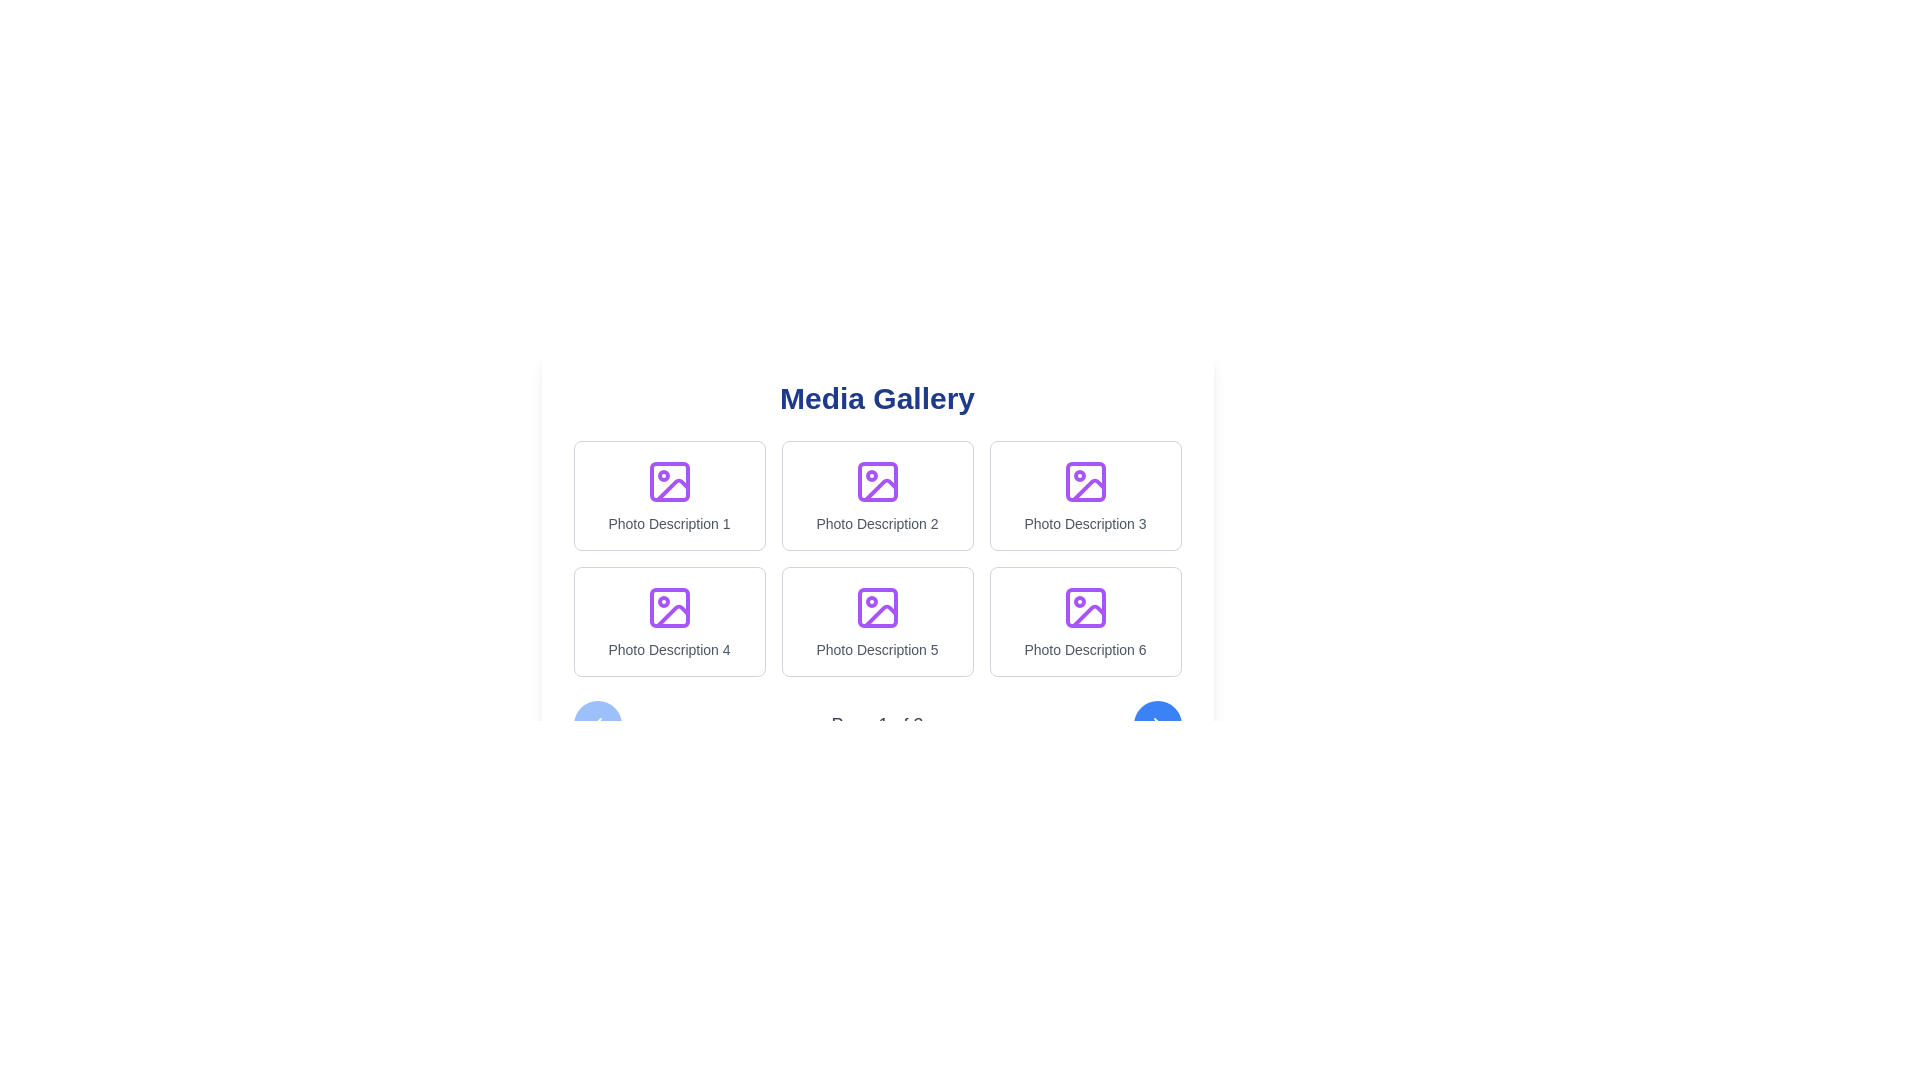  I want to click on the second card in the media gallery section that has a white background, rounded corners, and a purple photo icon at the top center, with the text 'Photo Description 2' centered below, so click(877, 495).